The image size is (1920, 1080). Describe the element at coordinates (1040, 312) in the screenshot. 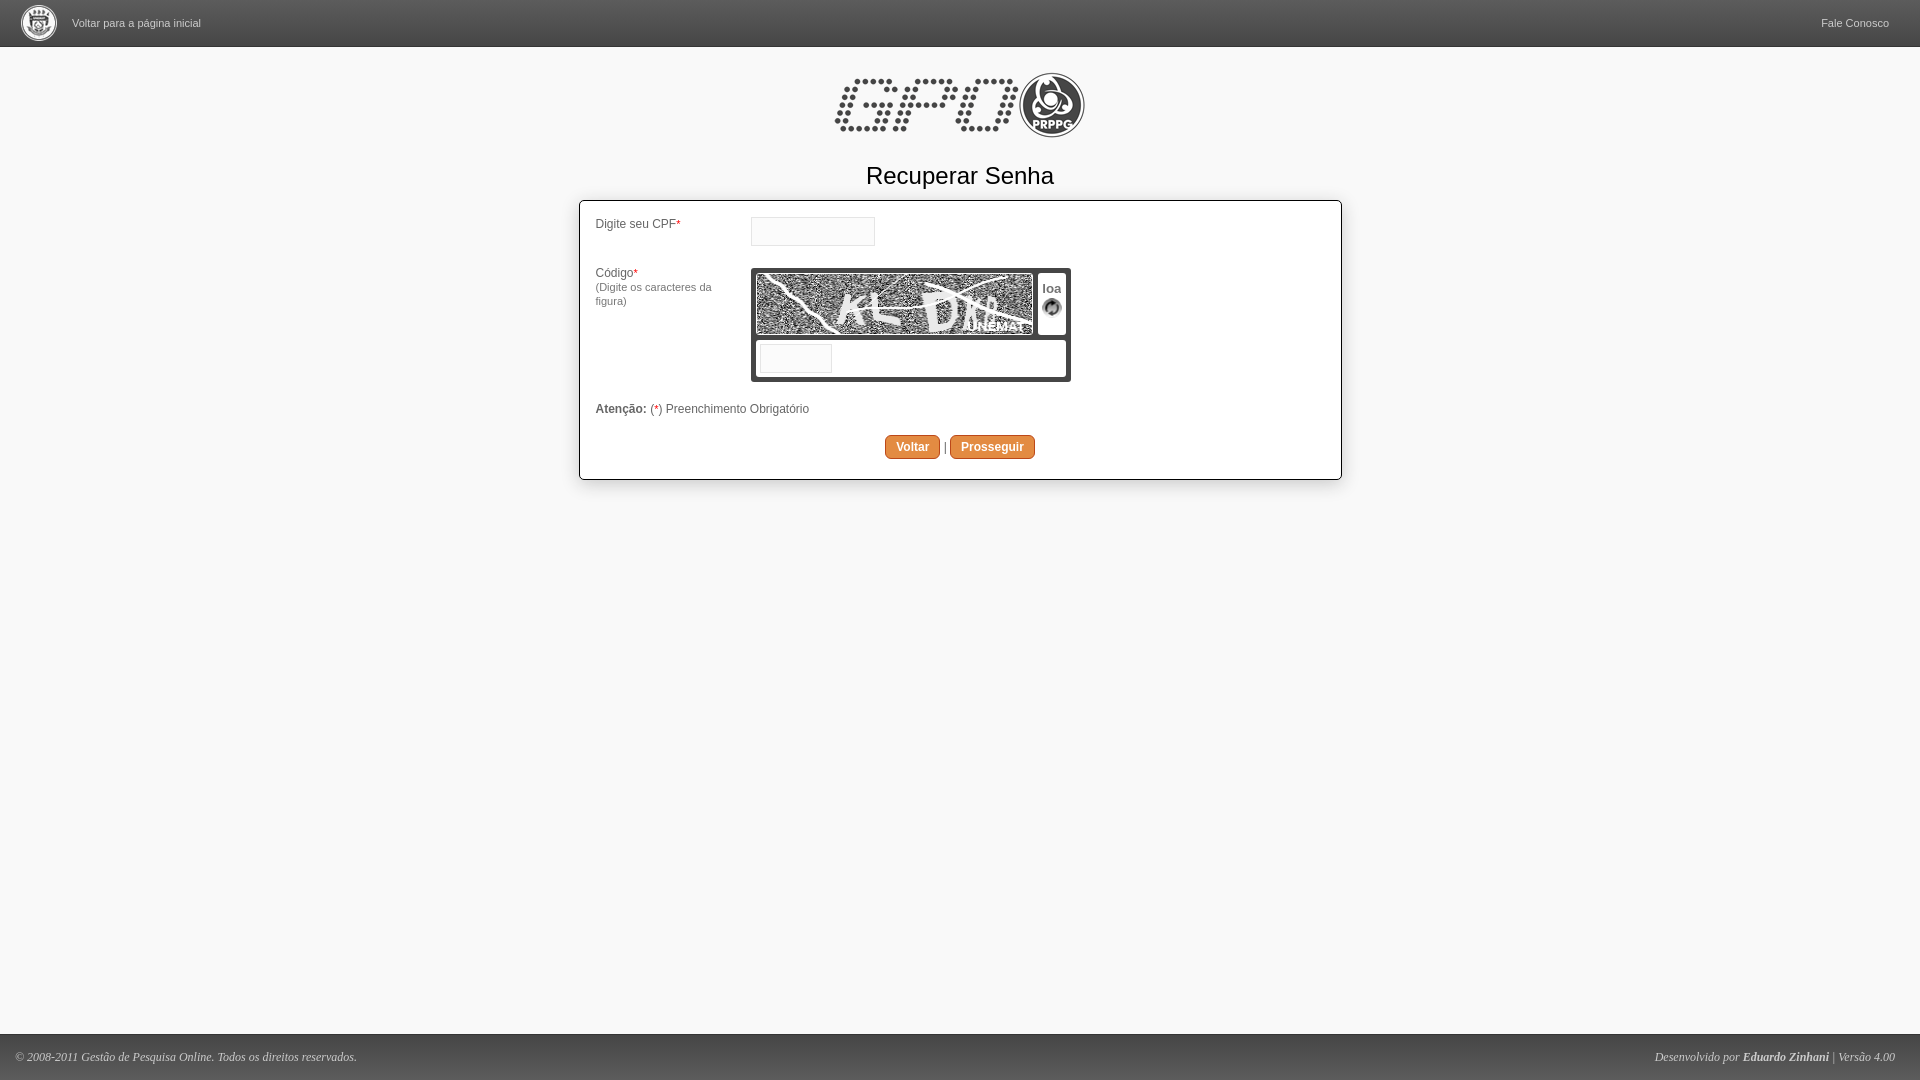

I see `'Recarregar Imagem'` at that location.